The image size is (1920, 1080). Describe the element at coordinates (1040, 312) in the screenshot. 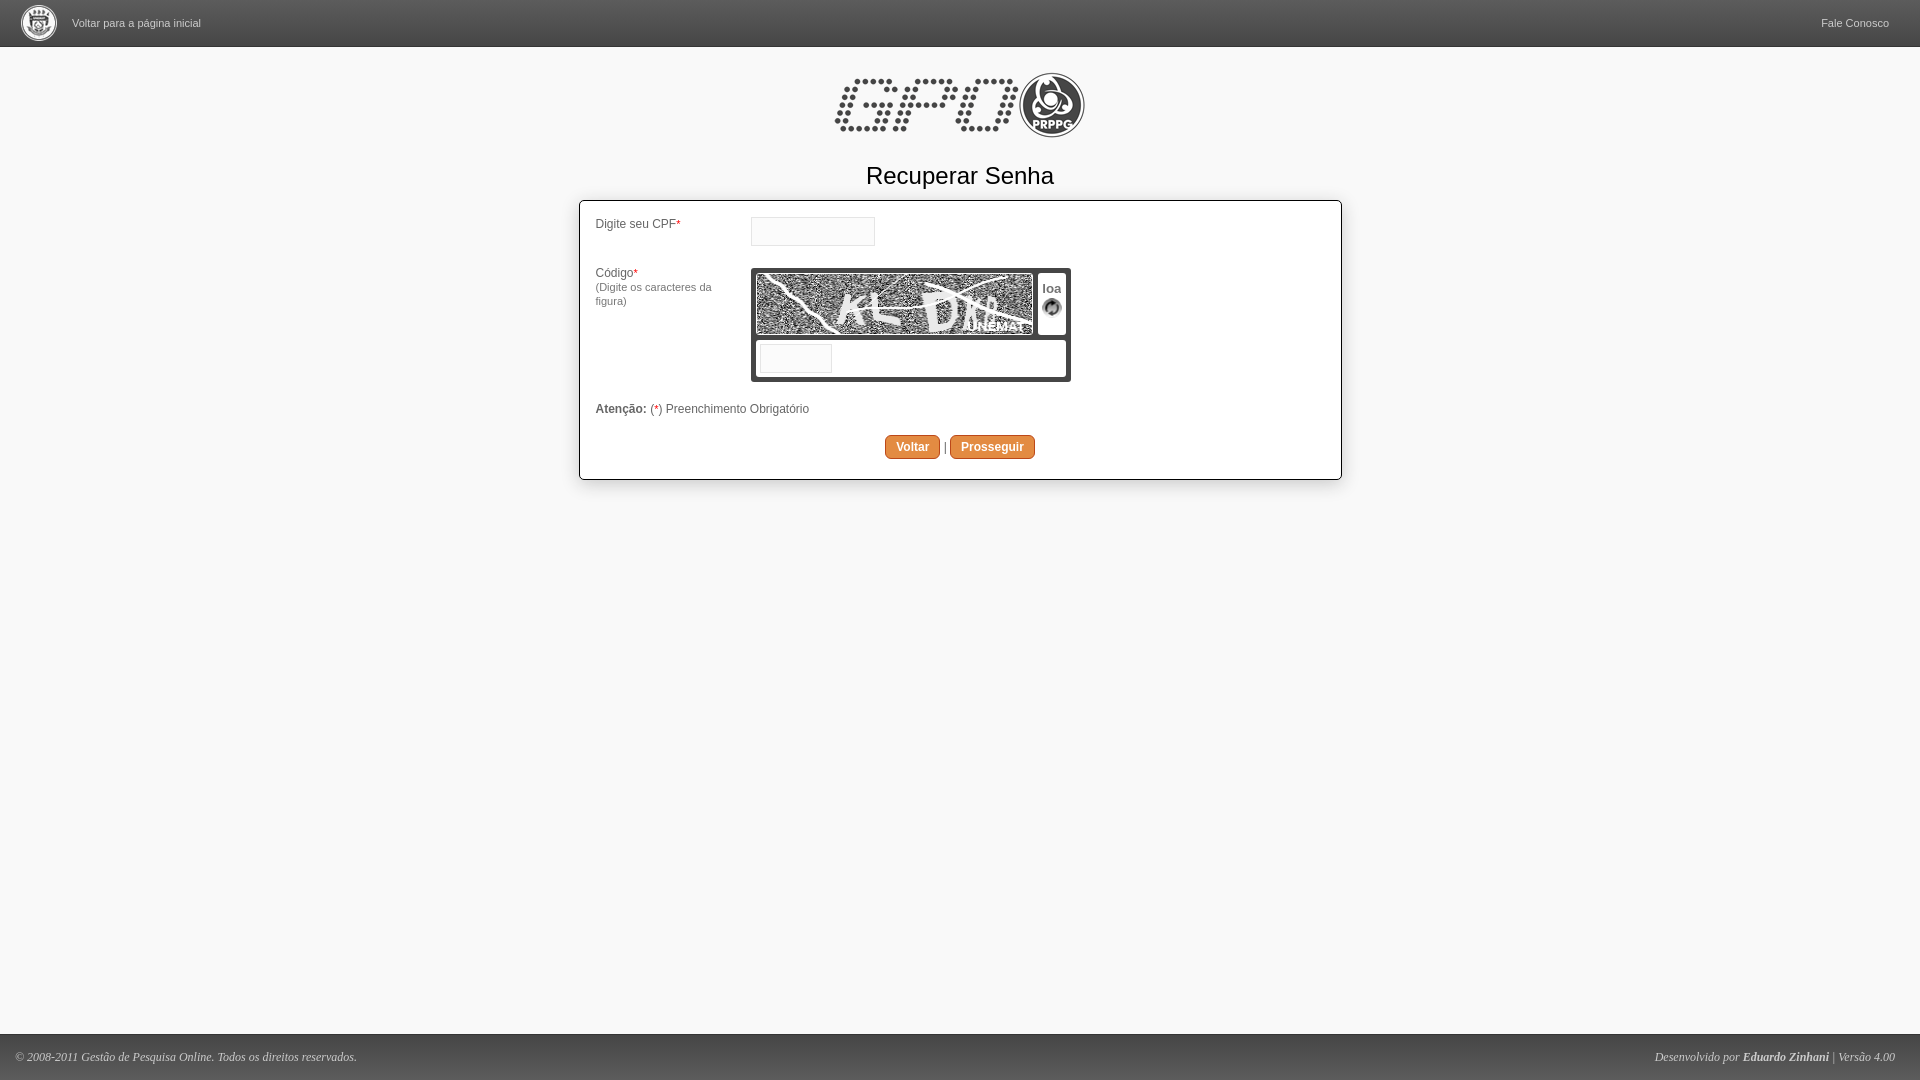

I see `'Recarregar Imagem'` at that location.